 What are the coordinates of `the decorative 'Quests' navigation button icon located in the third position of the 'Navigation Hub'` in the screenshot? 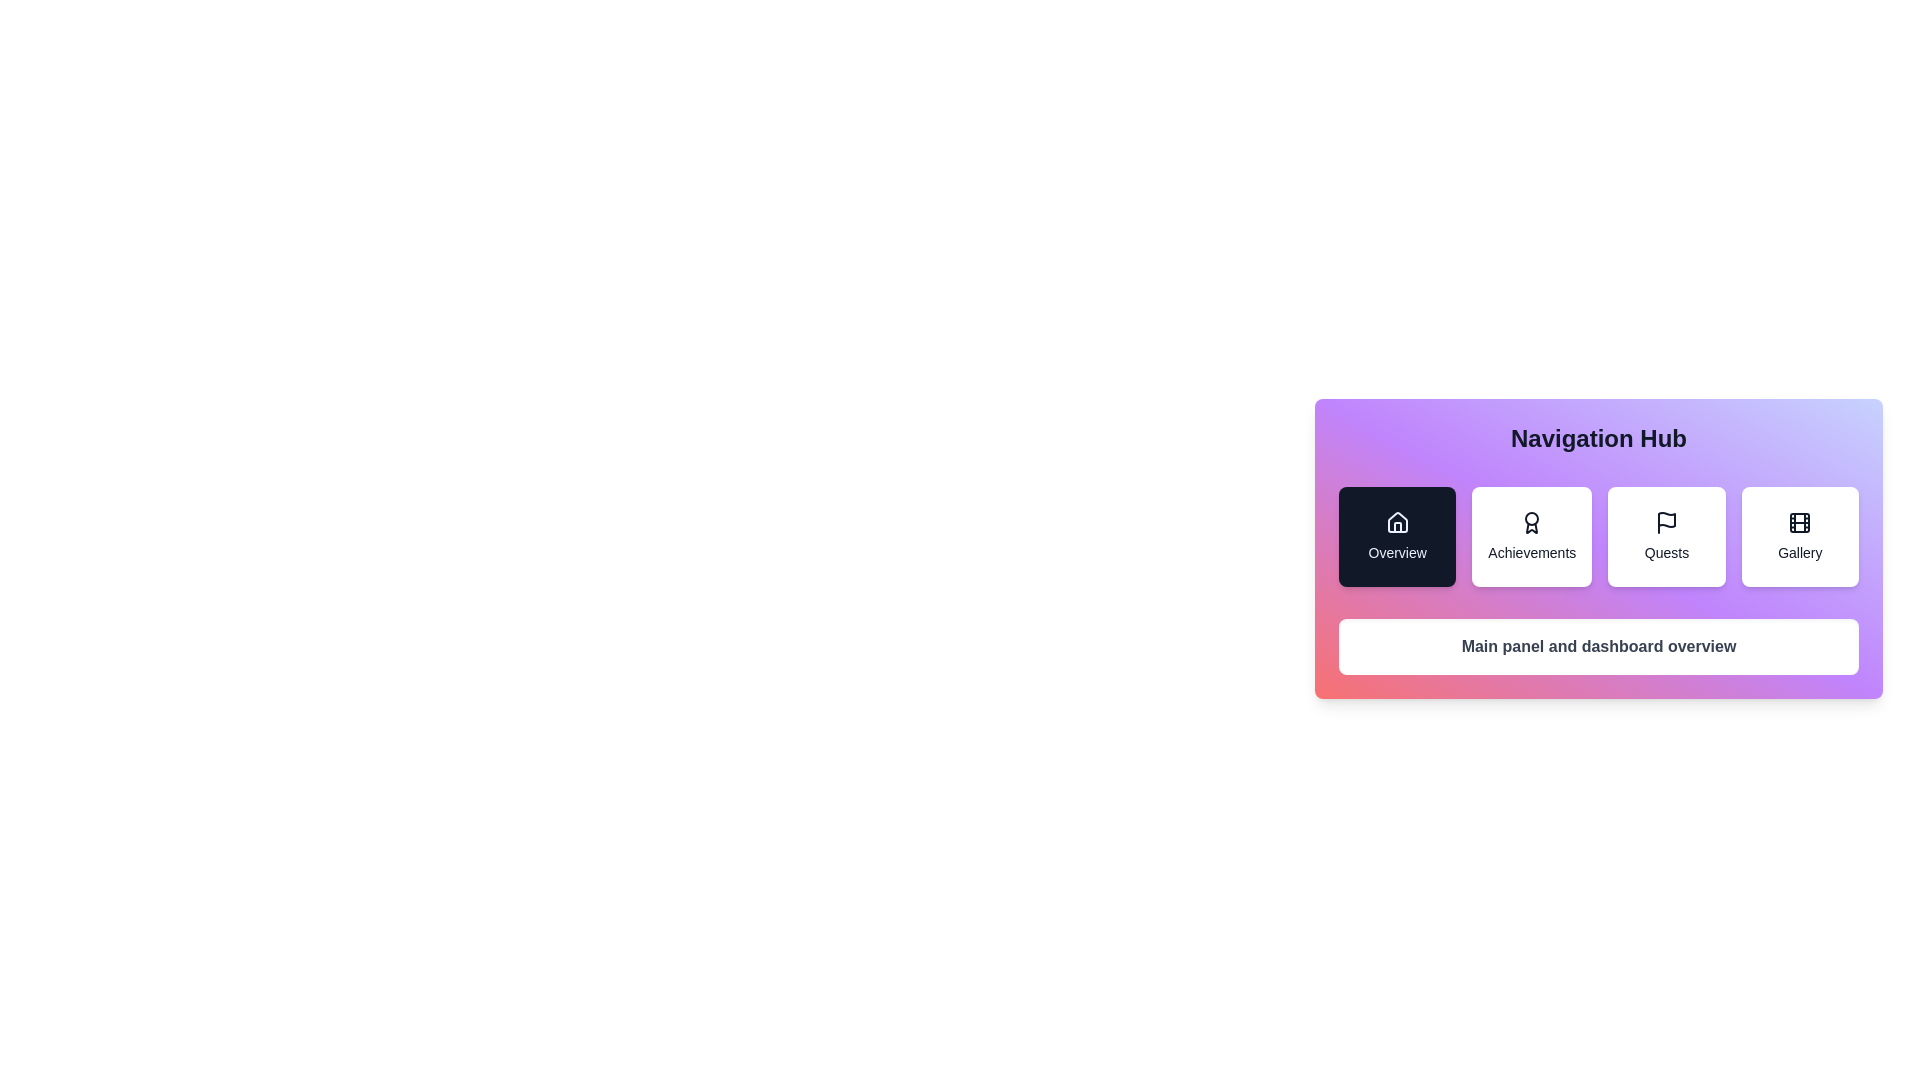 It's located at (1666, 522).